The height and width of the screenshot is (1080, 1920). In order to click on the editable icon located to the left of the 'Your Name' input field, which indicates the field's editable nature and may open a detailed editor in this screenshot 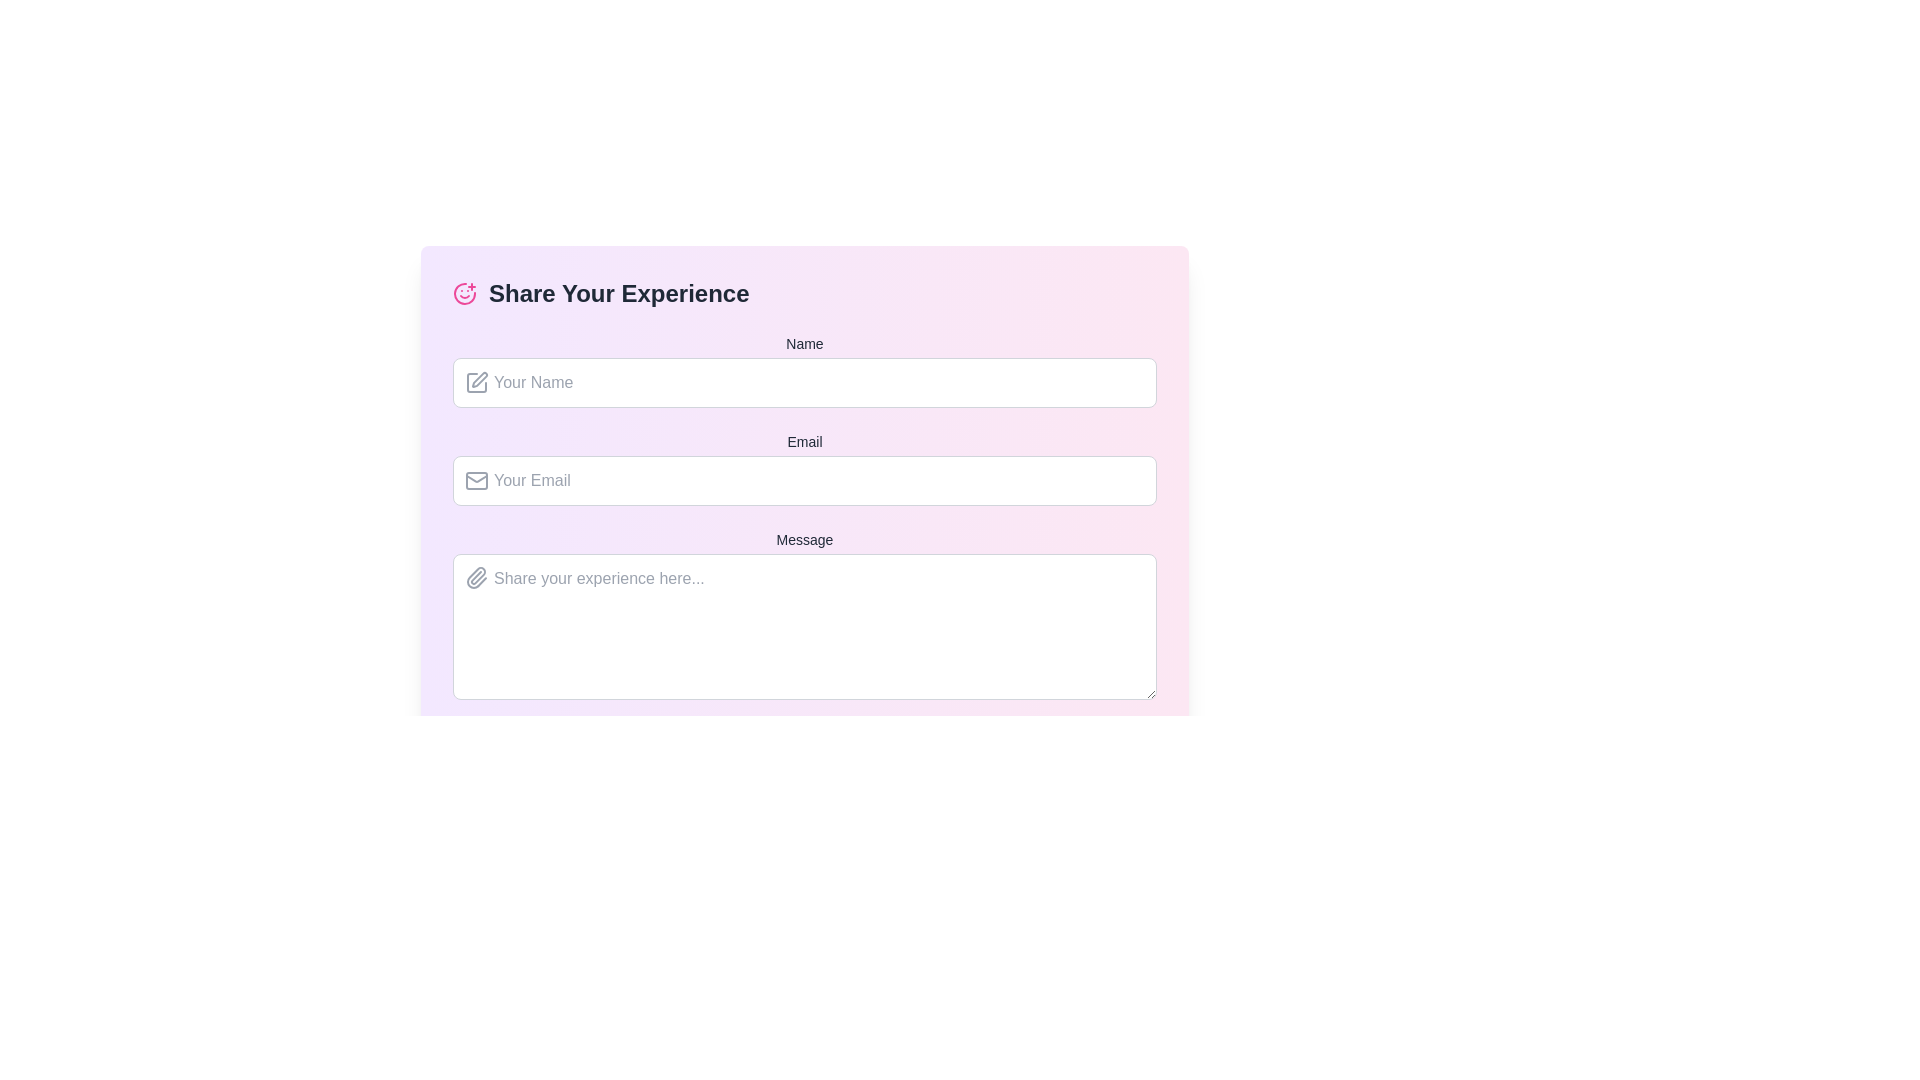, I will do `click(475, 382)`.